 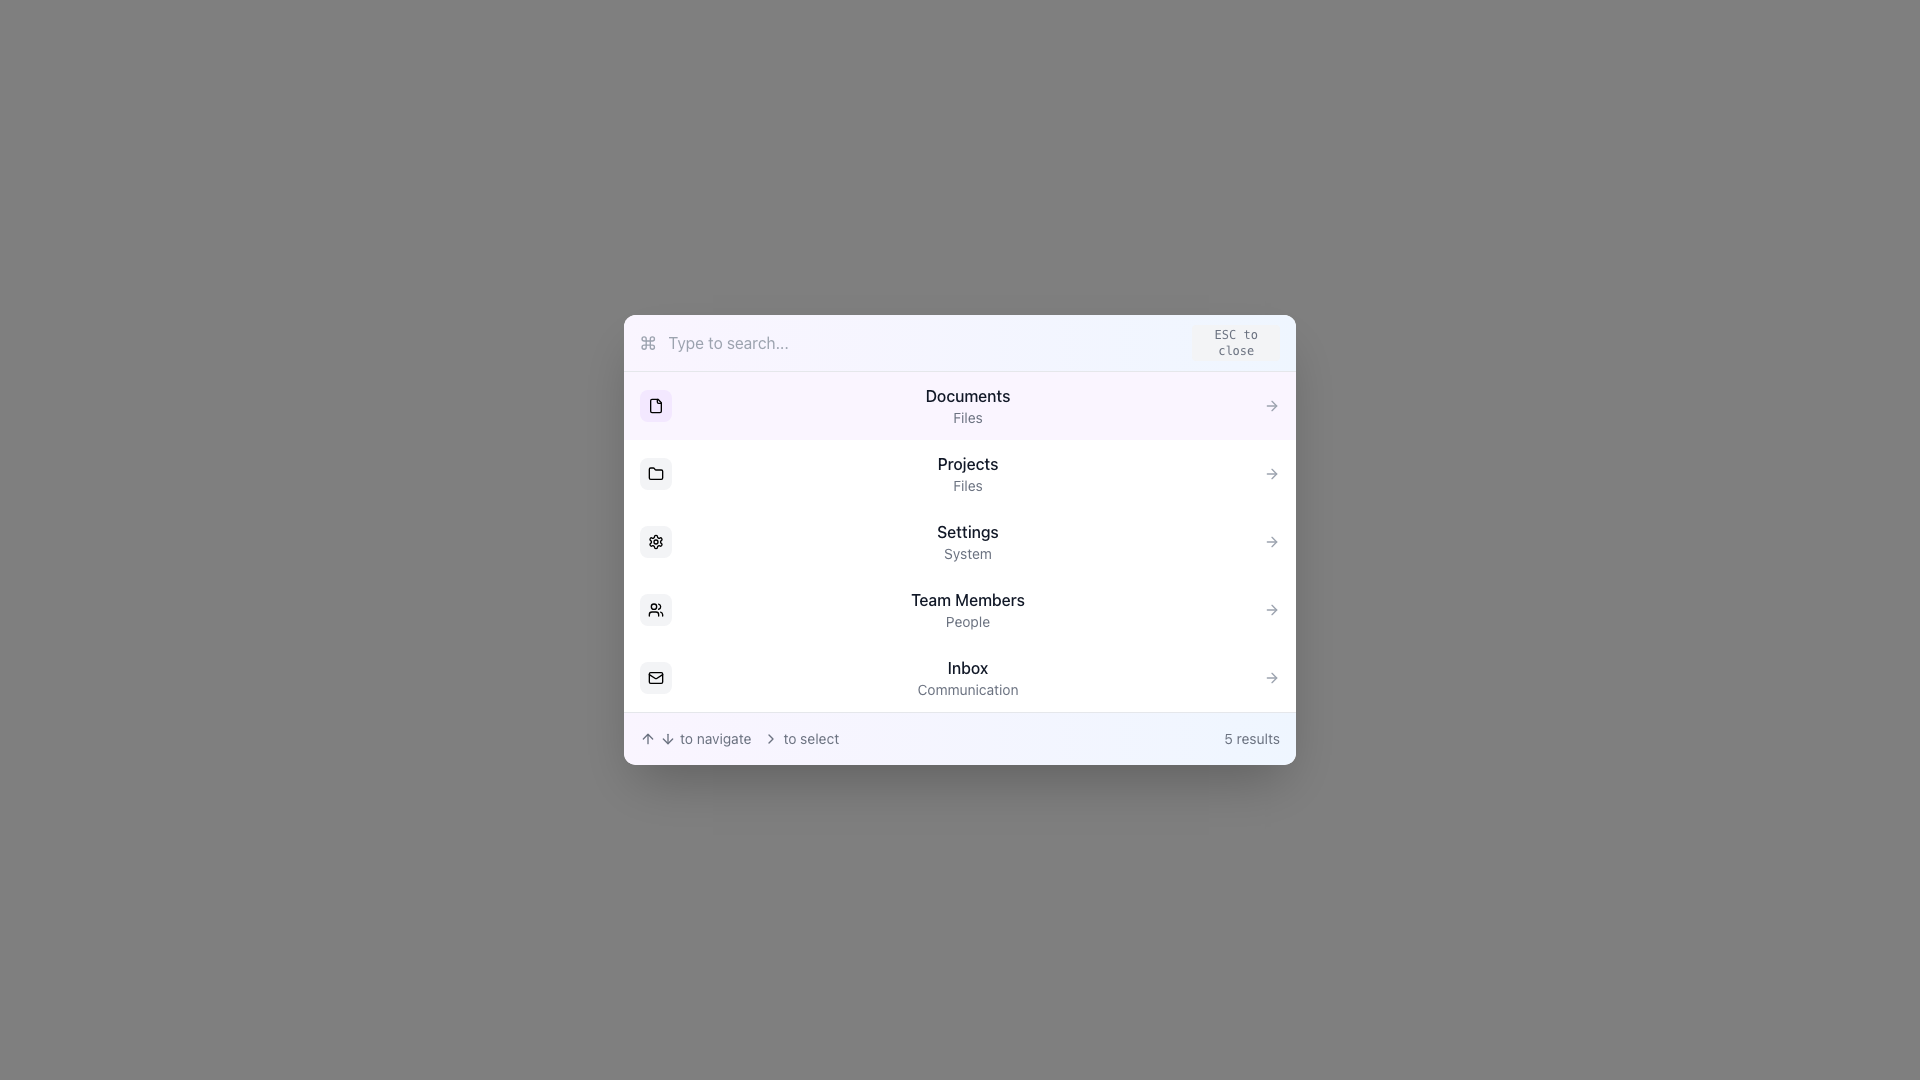 What do you see at coordinates (960, 608) in the screenshot?
I see `the 'Team Members' navigation menu item located below 'Documents', 'Projects', and 'Settings', and above 'Inbox'` at bounding box center [960, 608].